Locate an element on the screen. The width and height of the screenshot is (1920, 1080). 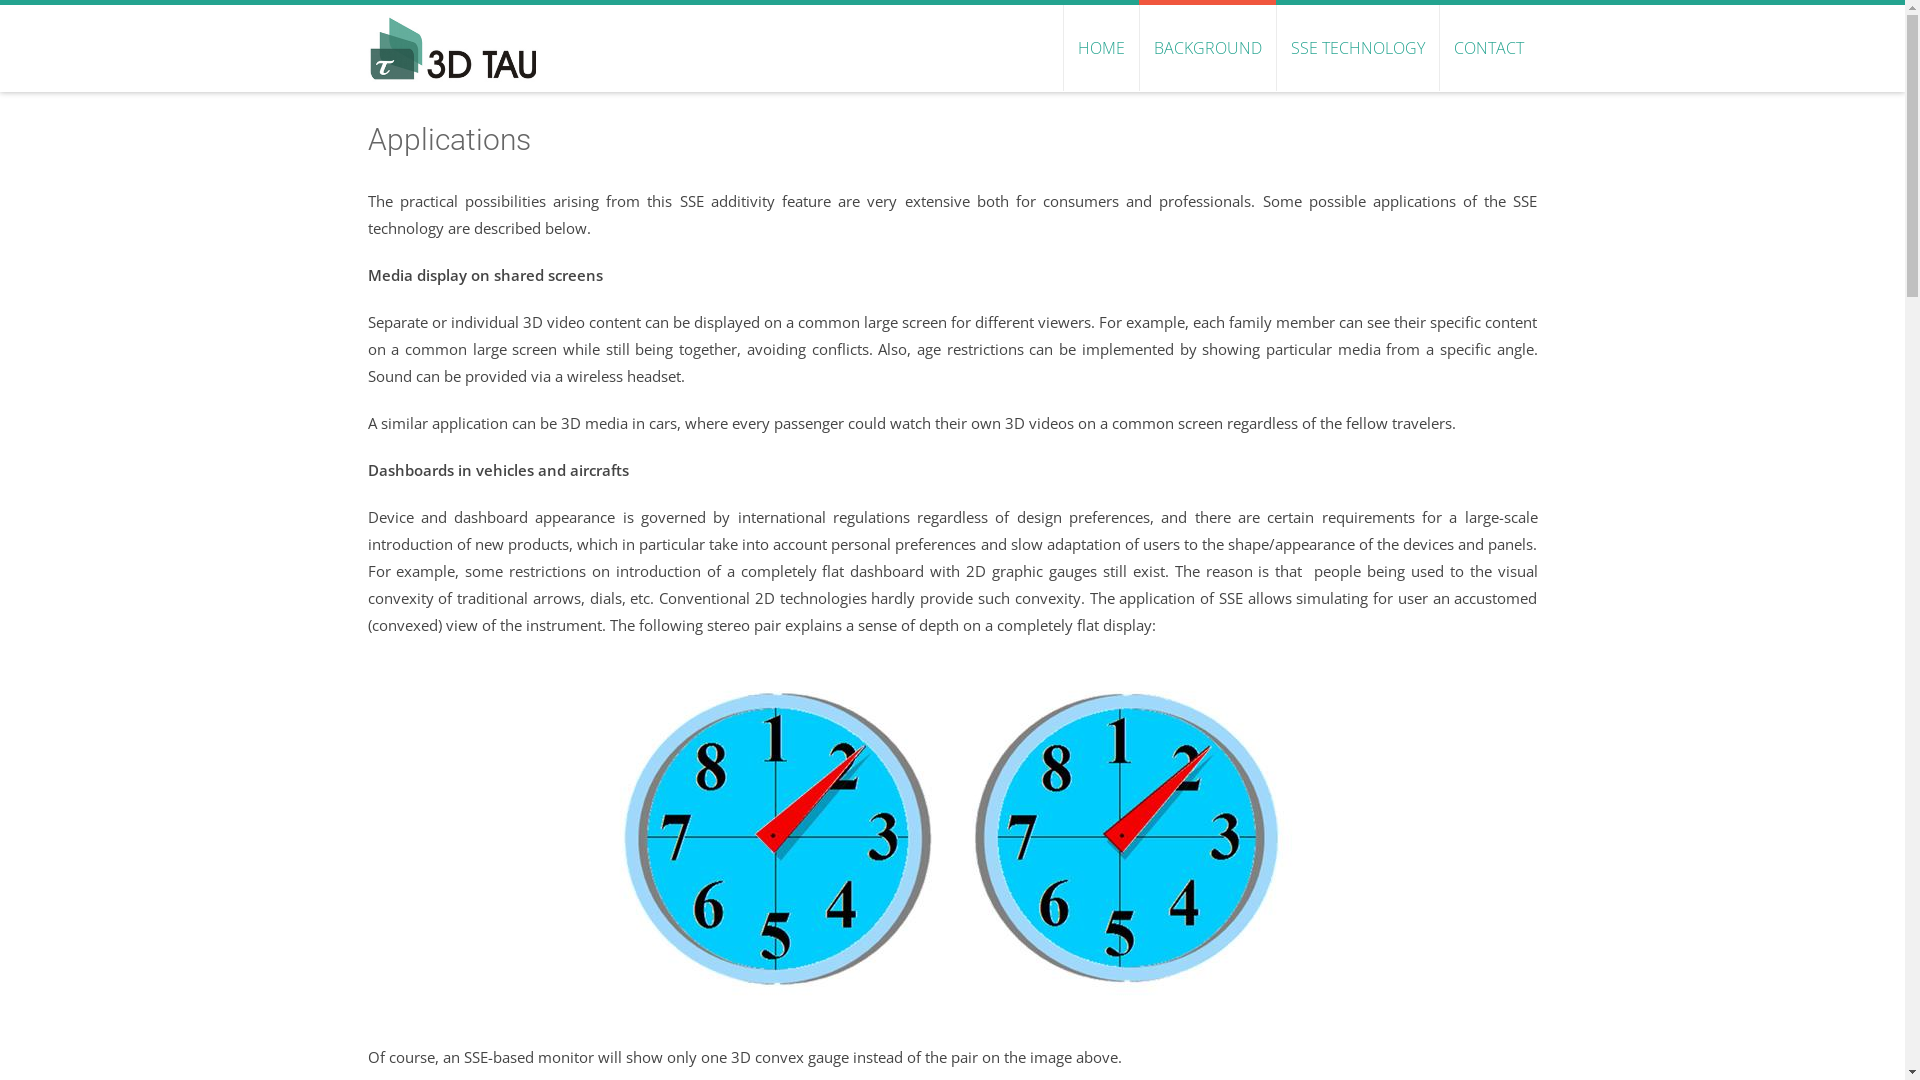
'HOME' is located at coordinates (1098, 46).